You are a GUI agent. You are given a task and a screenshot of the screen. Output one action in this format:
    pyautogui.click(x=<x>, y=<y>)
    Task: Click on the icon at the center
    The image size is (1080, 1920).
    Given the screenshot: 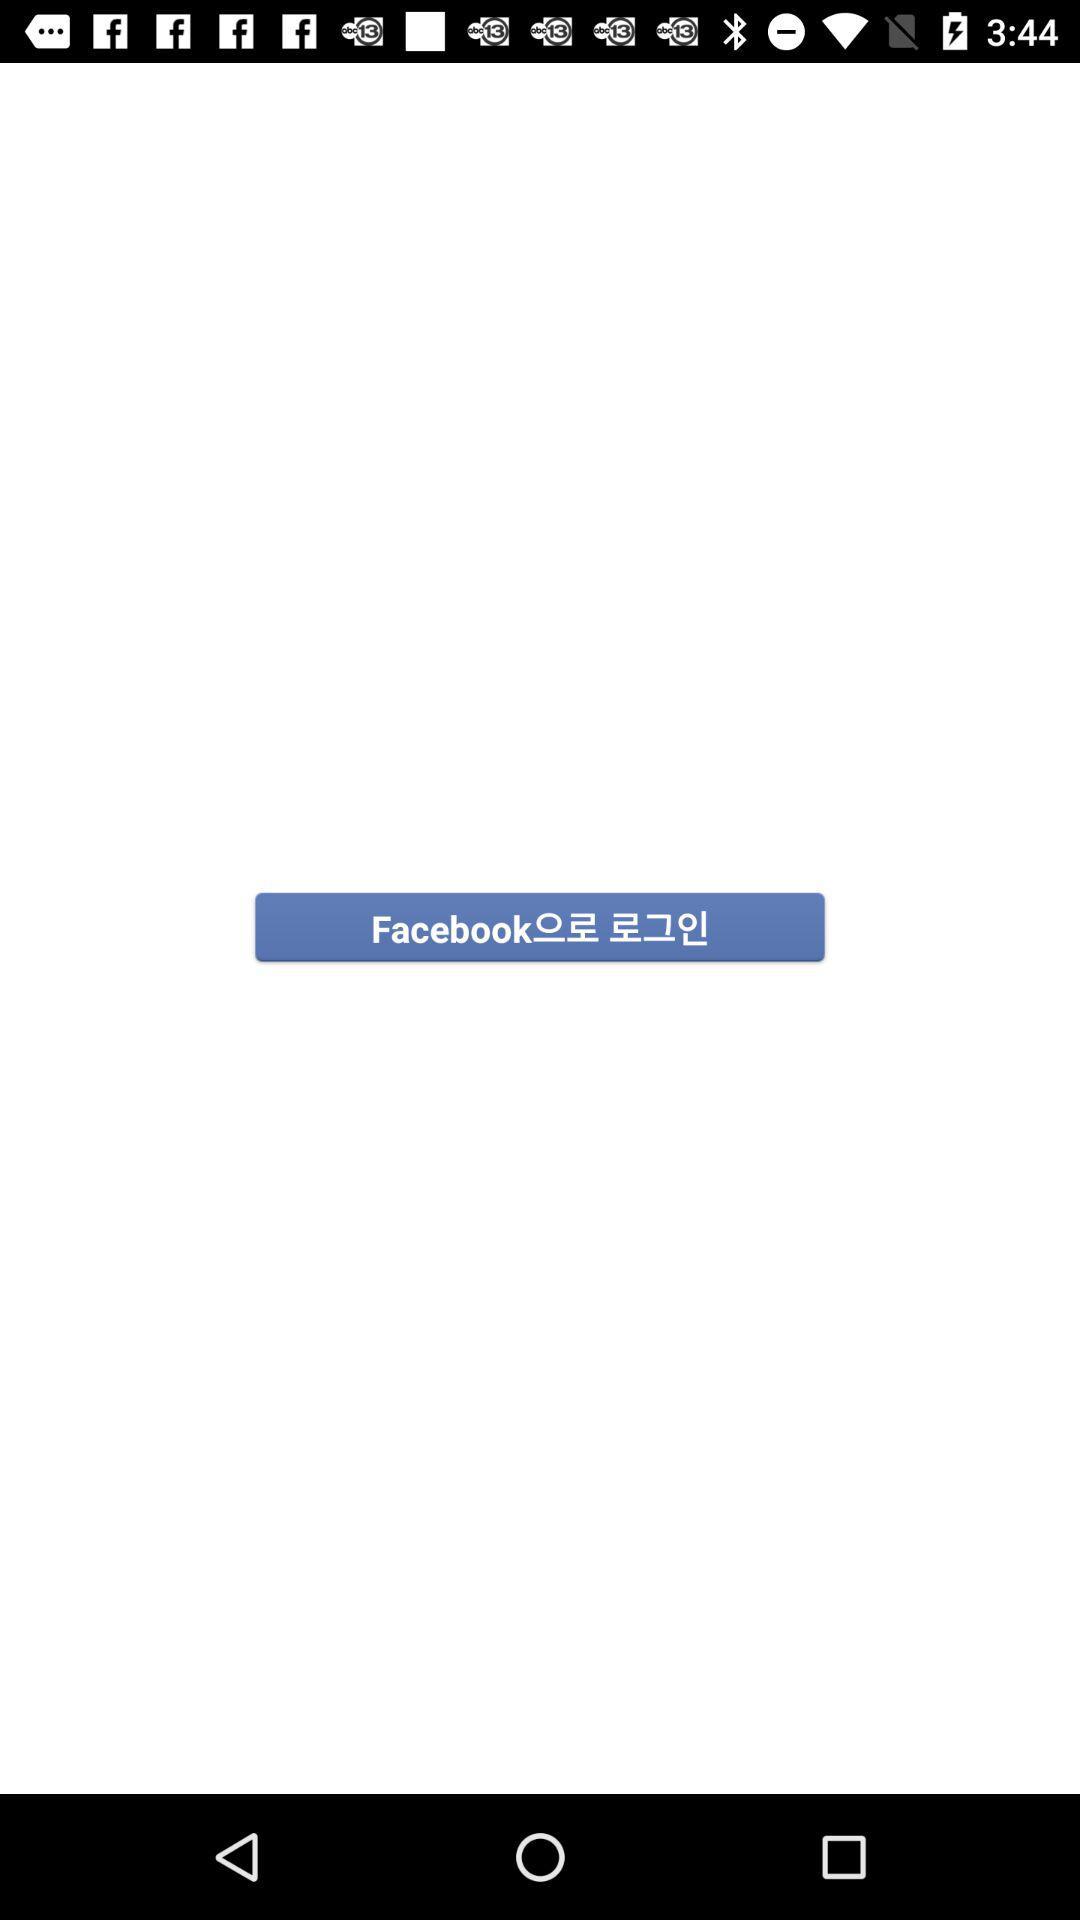 What is the action you would take?
    pyautogui.click(x=540, y=927)
    